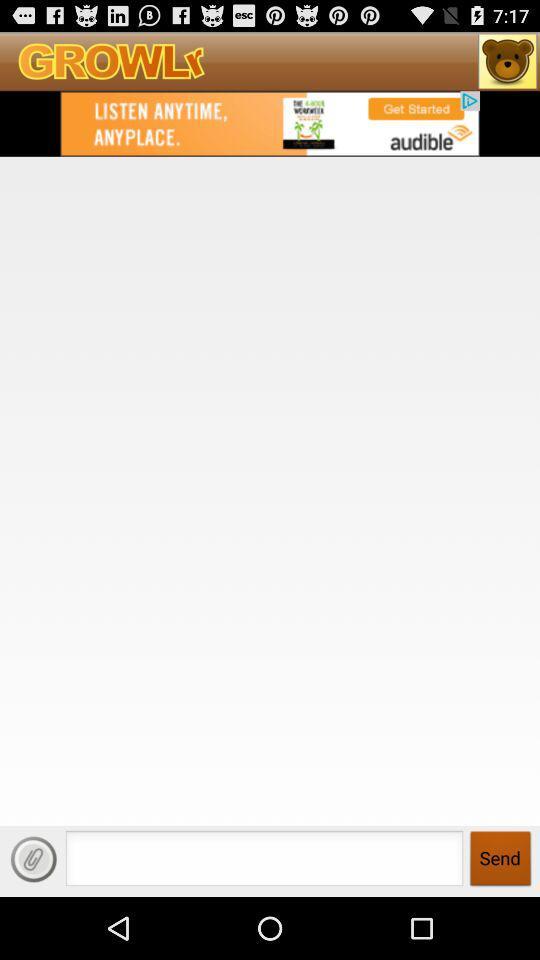 The width and height of the screenshot is (540, 960). I want to click on home page, so click(507, 61).